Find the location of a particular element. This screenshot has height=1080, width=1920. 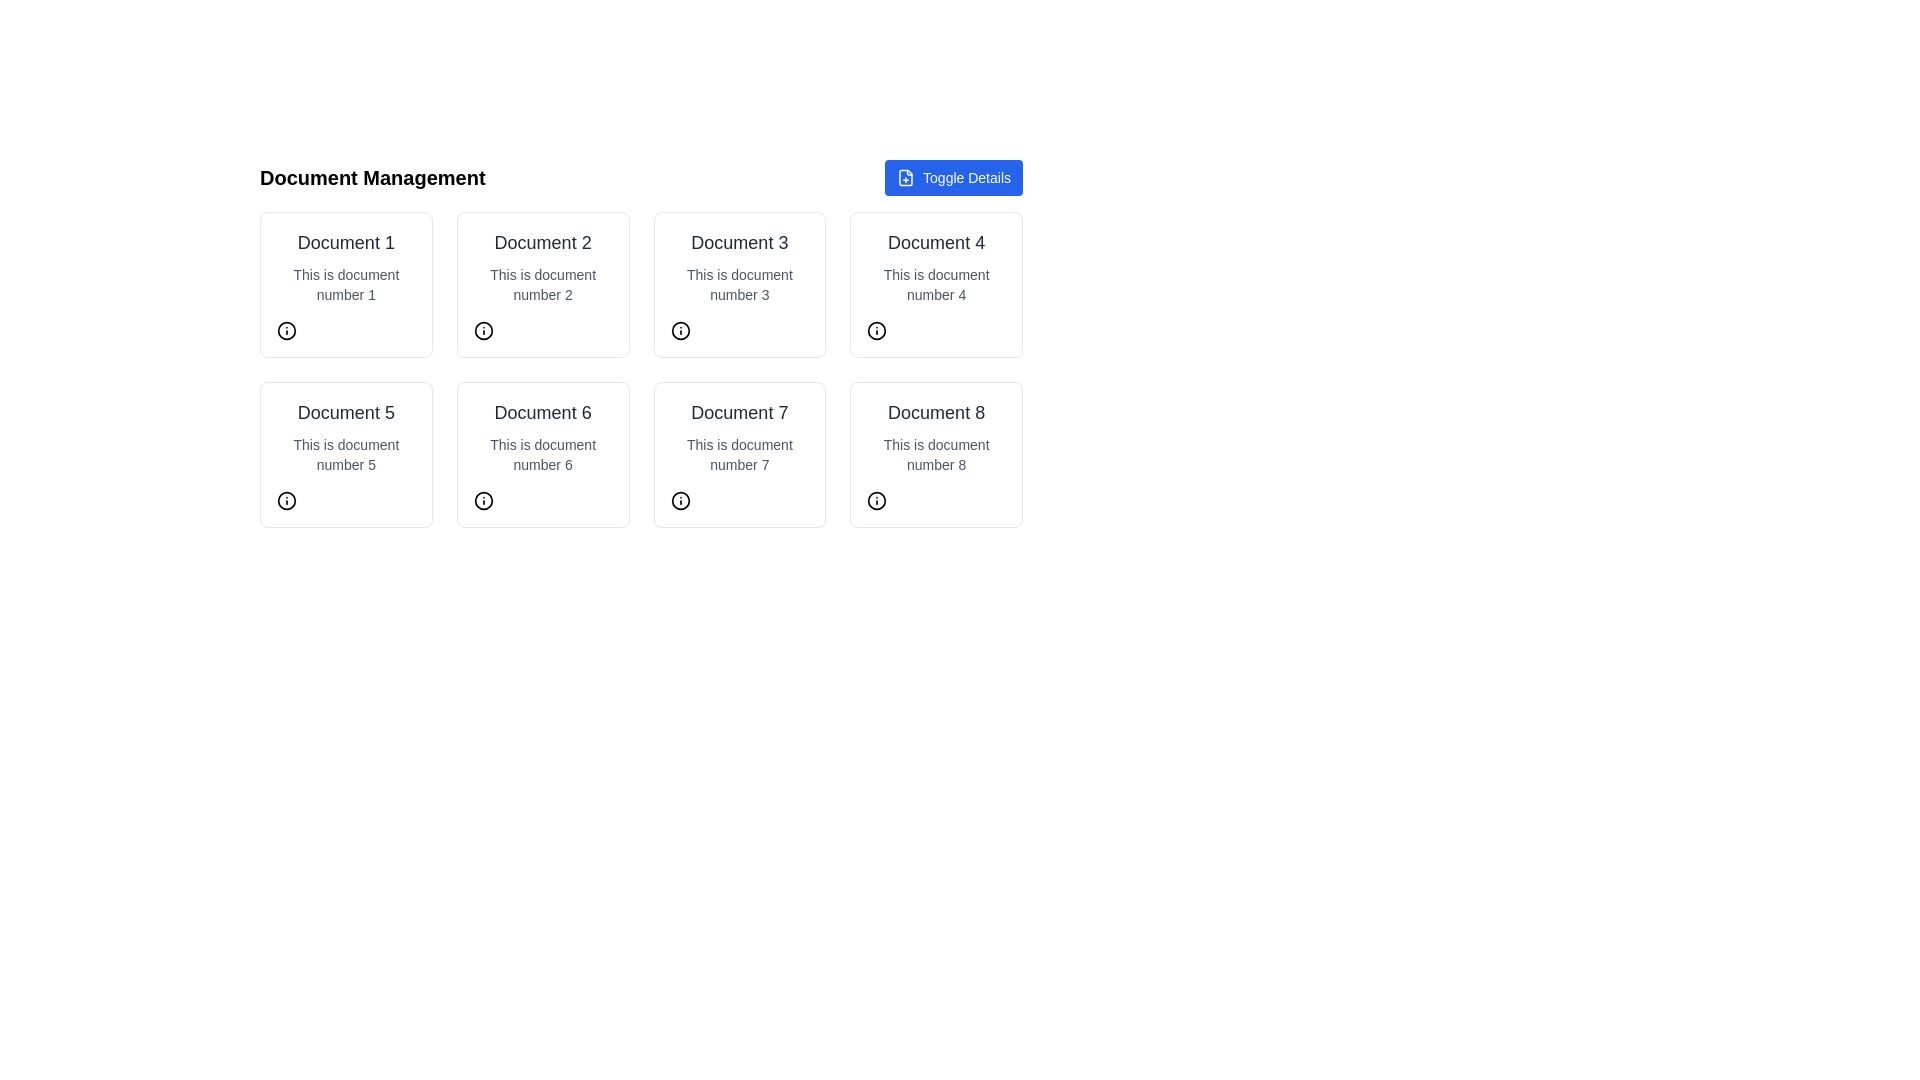

the text label reading 'This is document number 8', which is located within the 'Document 8' card, positioned in the lower region beneath the card title is located at coordinates (935, 455).